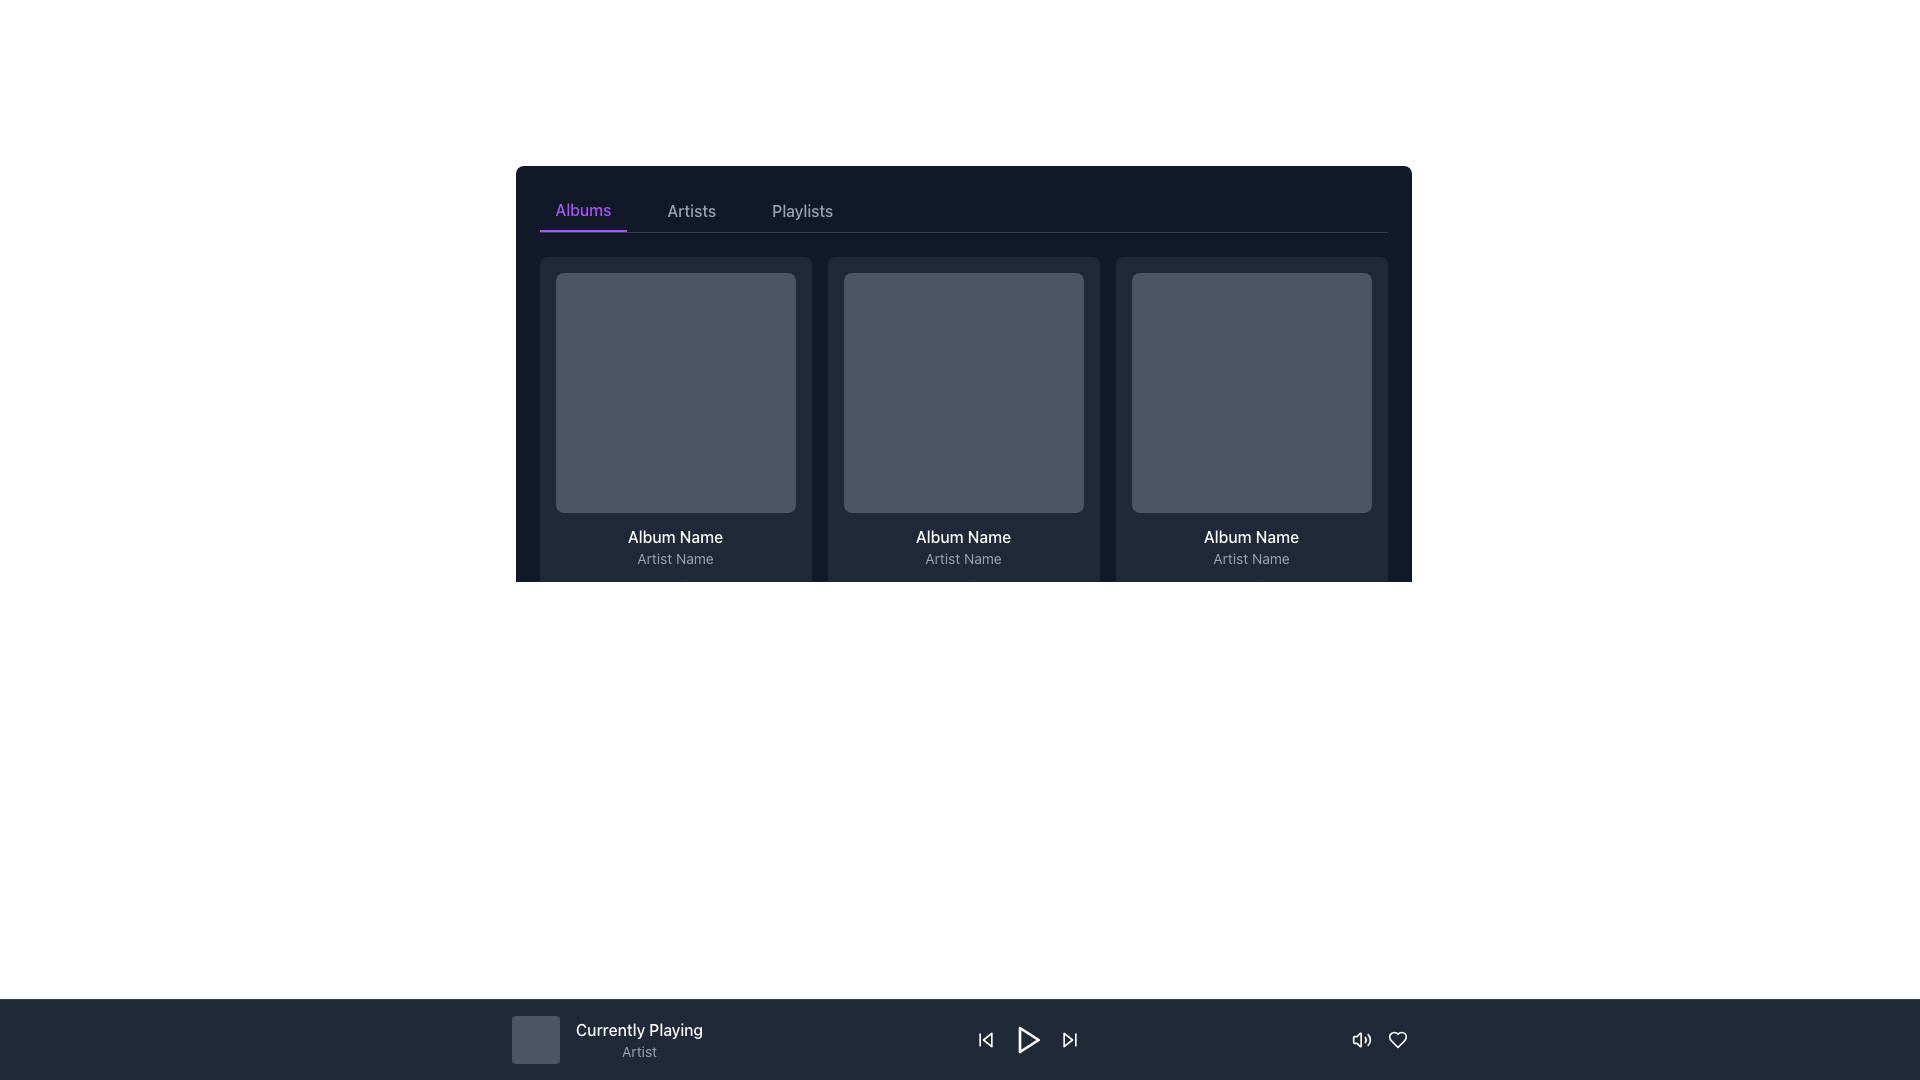 The image size is (1920, 1080). What do you see at coordinates (1250, 559) in the screenshot?
I see `the static text label displaying the artist's name, which is located beneath the album name ('Album Name') and above the track duration ('0:37') within the card in the third column of a horizontal grid` at bounding box center [1250, 559].